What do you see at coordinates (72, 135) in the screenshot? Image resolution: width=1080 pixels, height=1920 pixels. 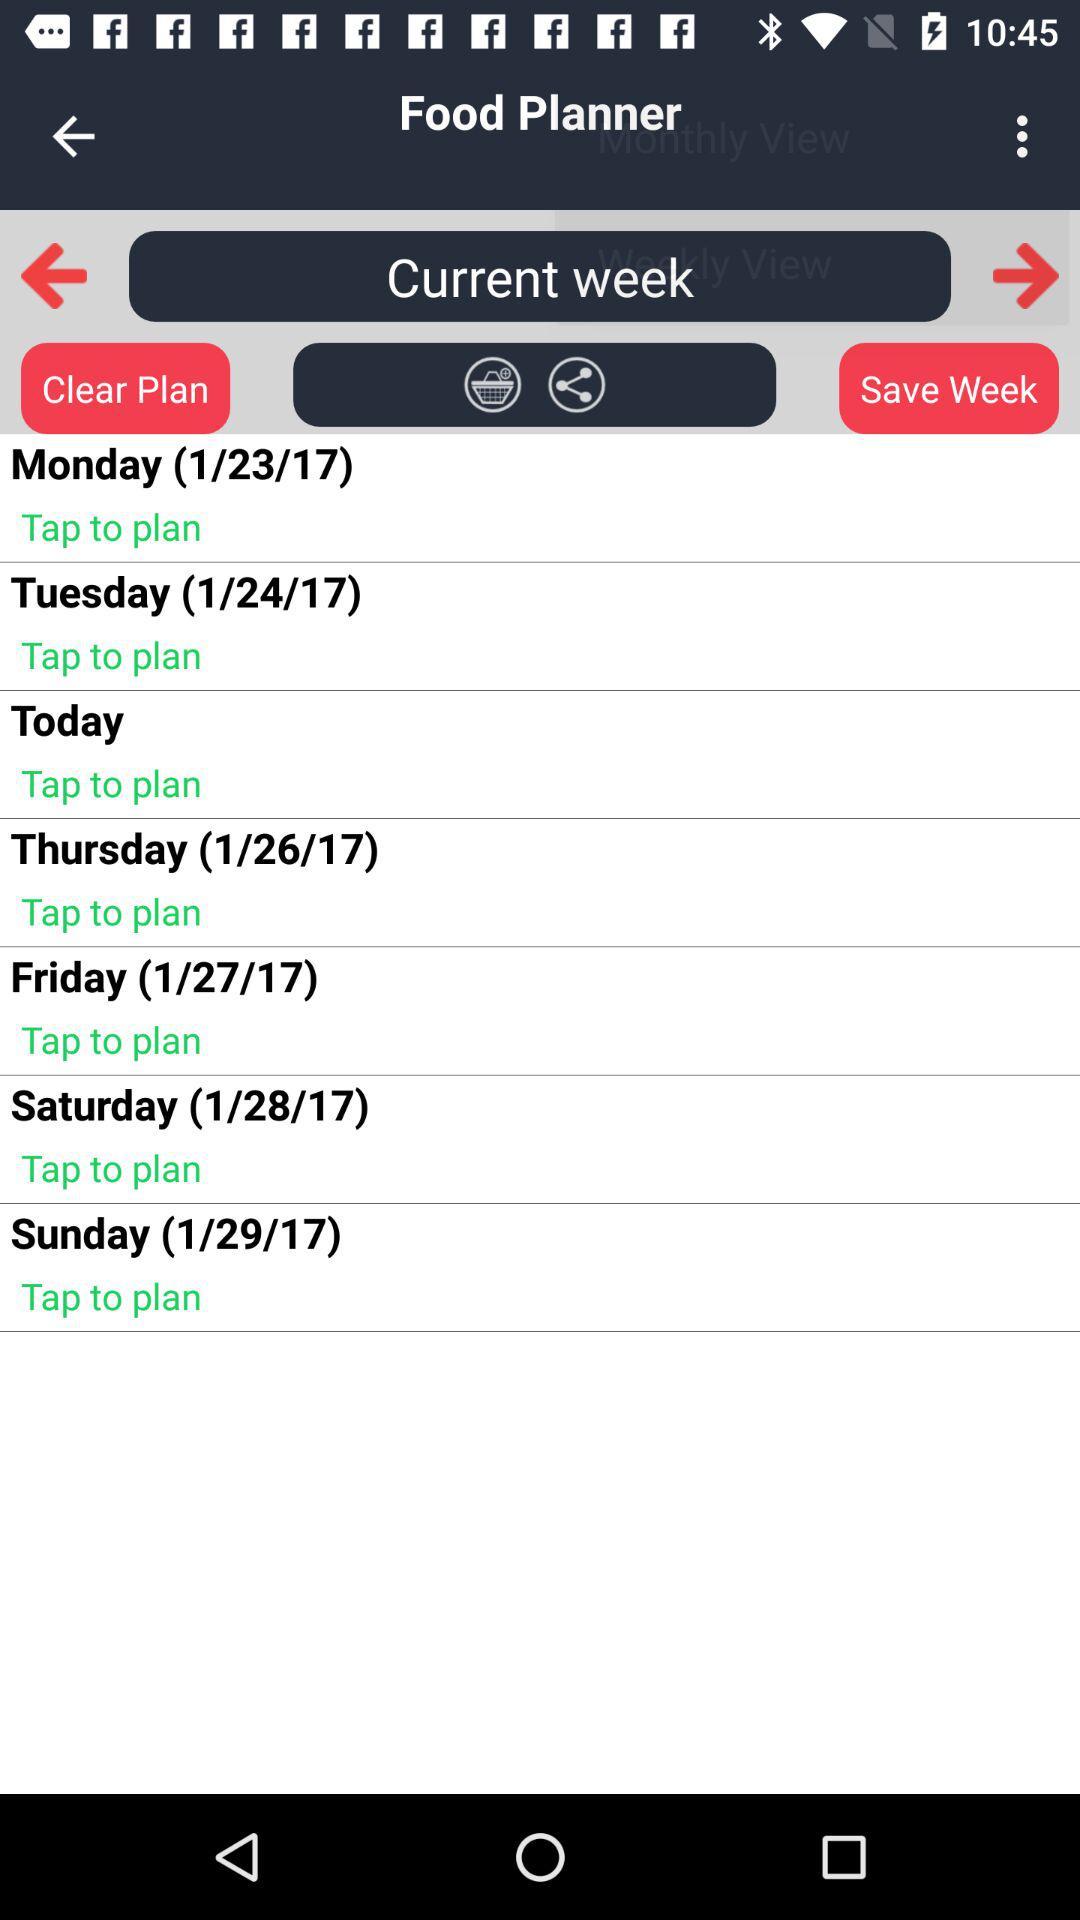 I see `the icon above the current week icon` at bounding box center [72, 135].